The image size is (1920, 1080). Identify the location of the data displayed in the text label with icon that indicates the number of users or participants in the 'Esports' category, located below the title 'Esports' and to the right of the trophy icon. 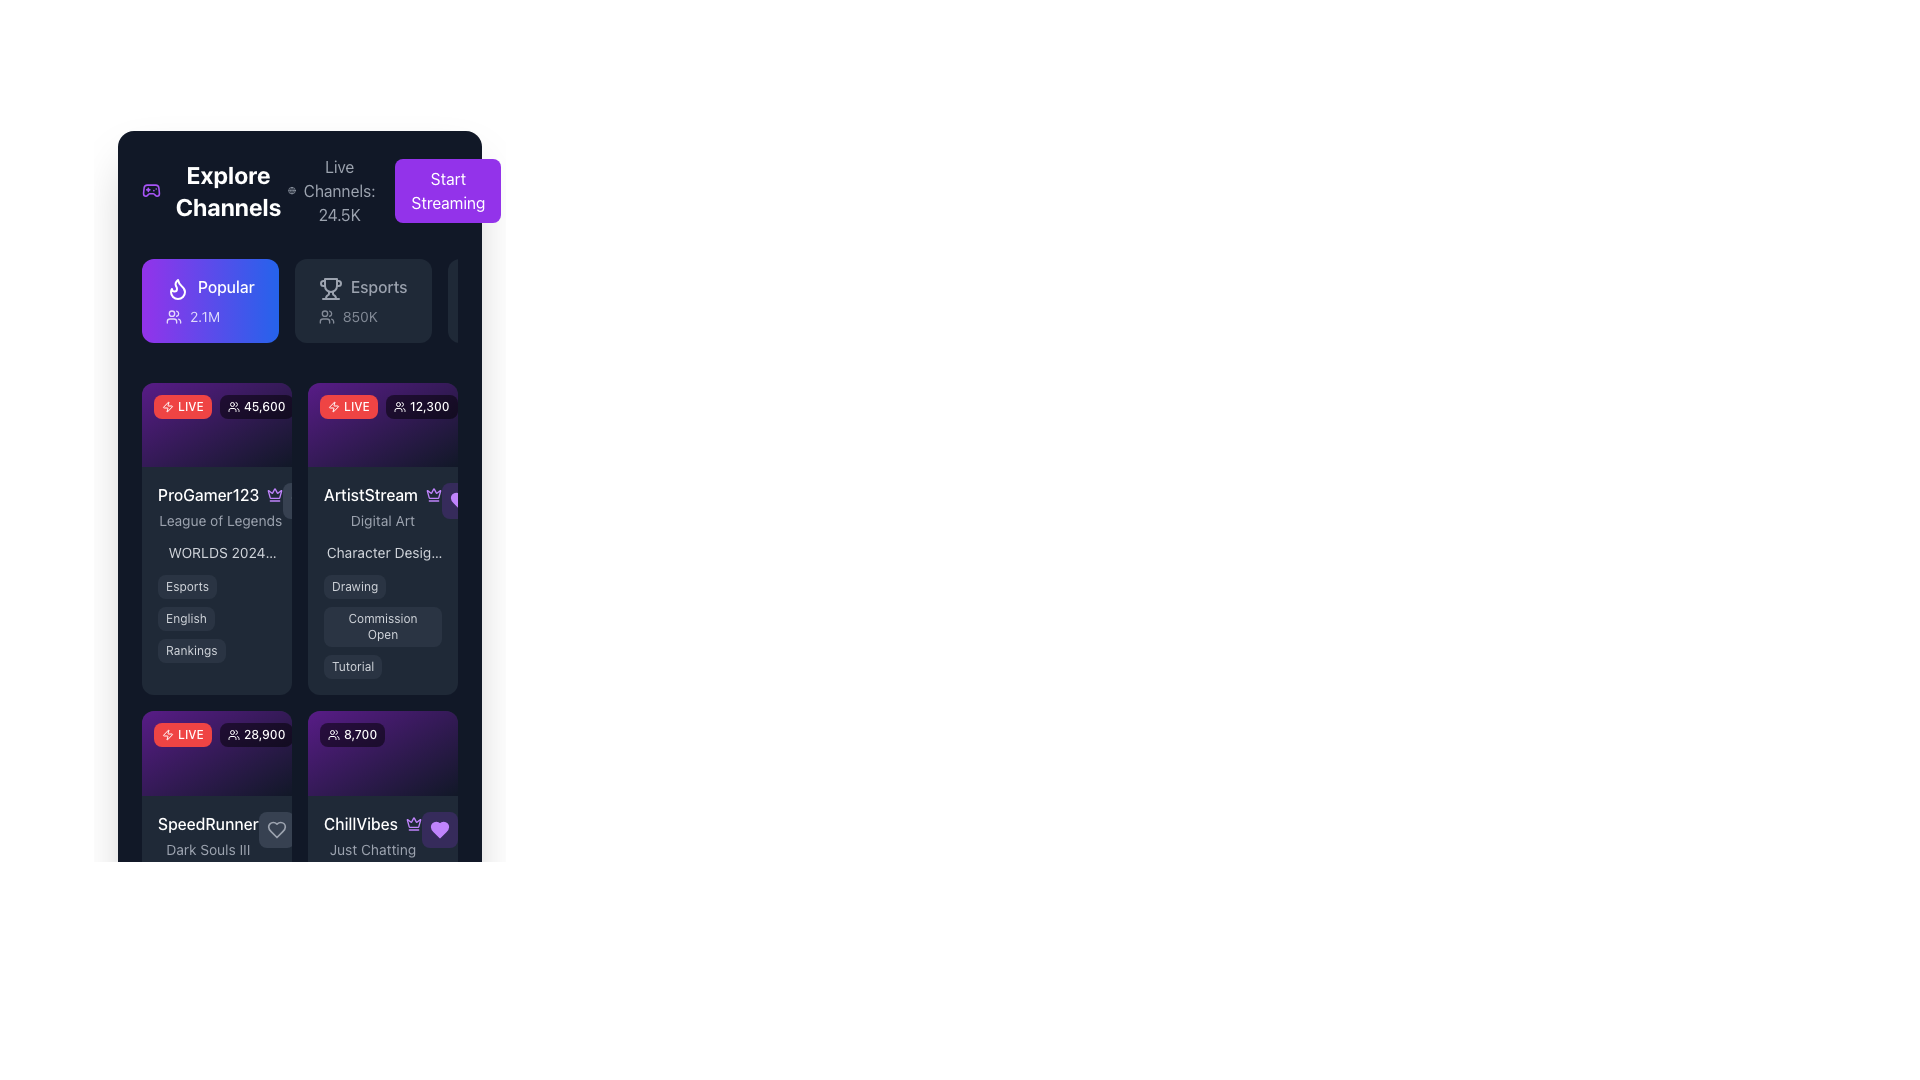
(363, 315).